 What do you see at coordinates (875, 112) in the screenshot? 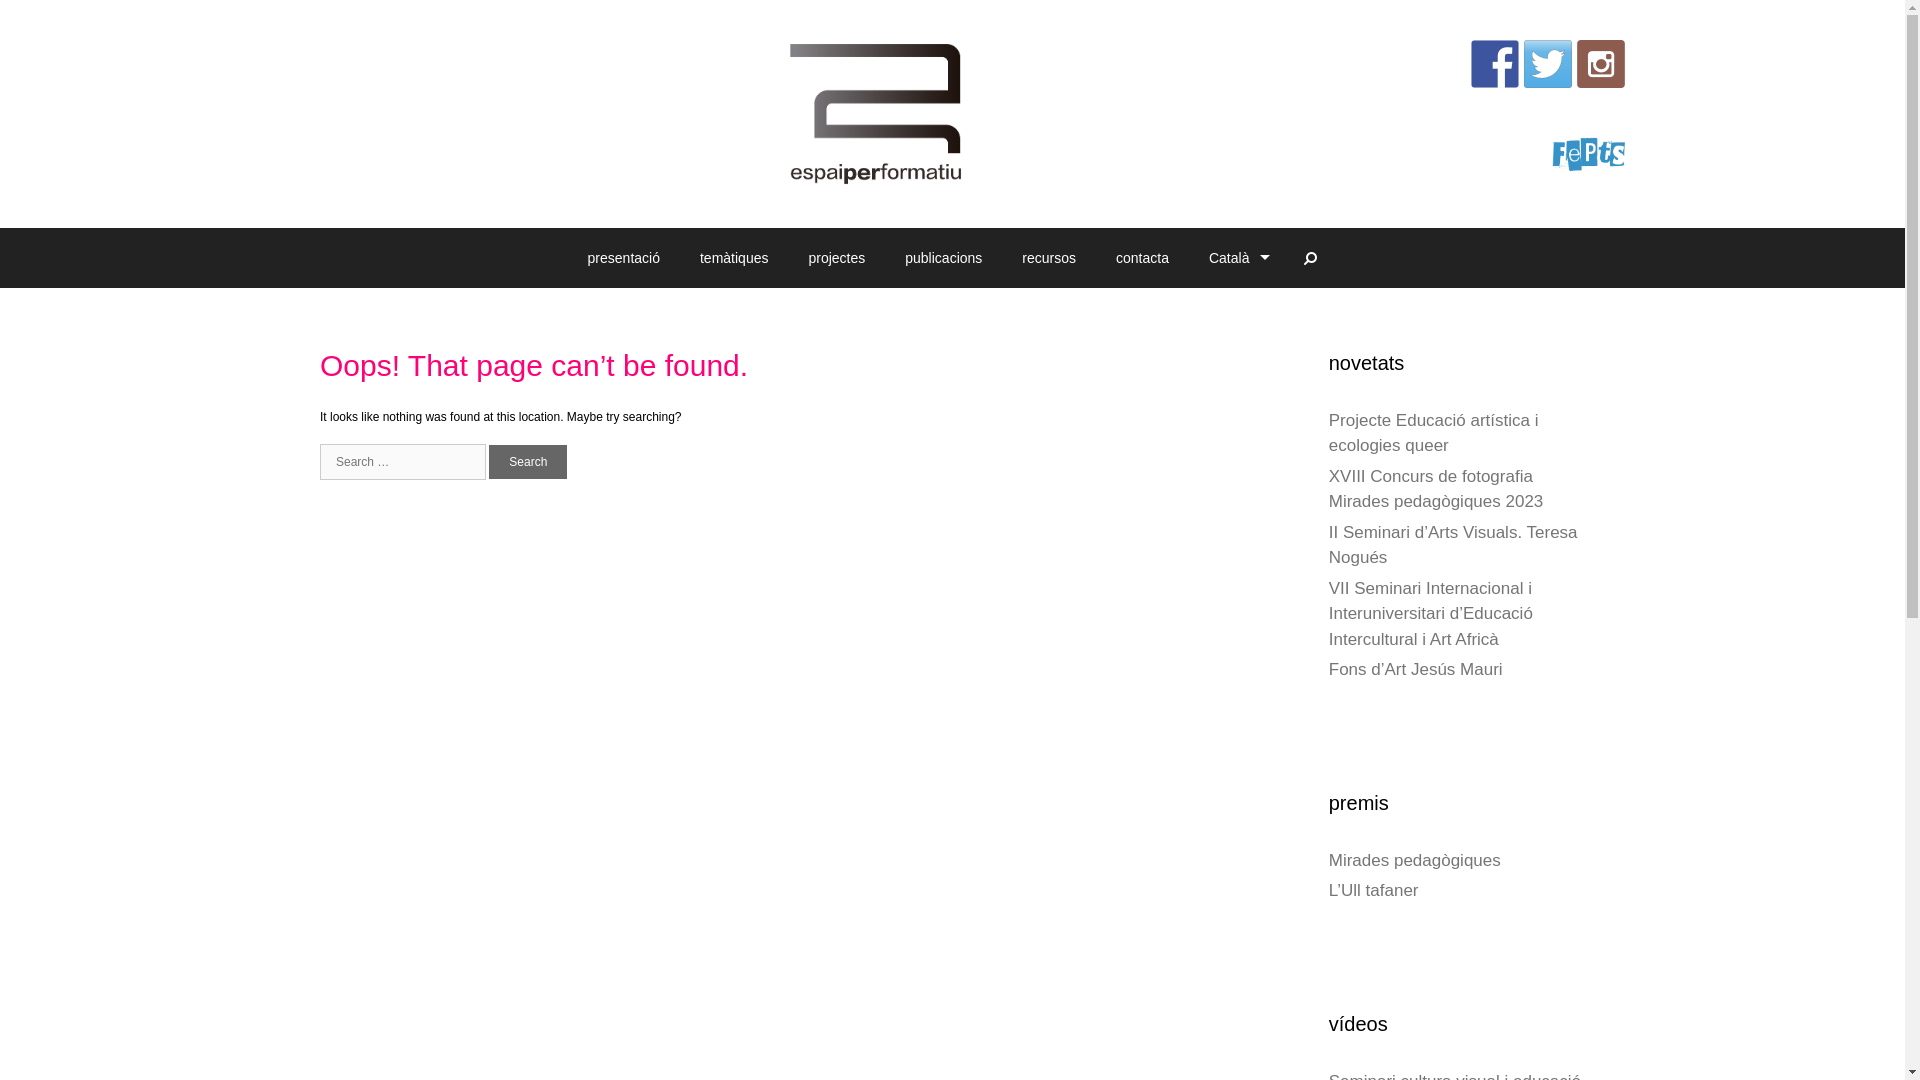
I see `'espaiperformatiu'` at bounding box center [875, 112].